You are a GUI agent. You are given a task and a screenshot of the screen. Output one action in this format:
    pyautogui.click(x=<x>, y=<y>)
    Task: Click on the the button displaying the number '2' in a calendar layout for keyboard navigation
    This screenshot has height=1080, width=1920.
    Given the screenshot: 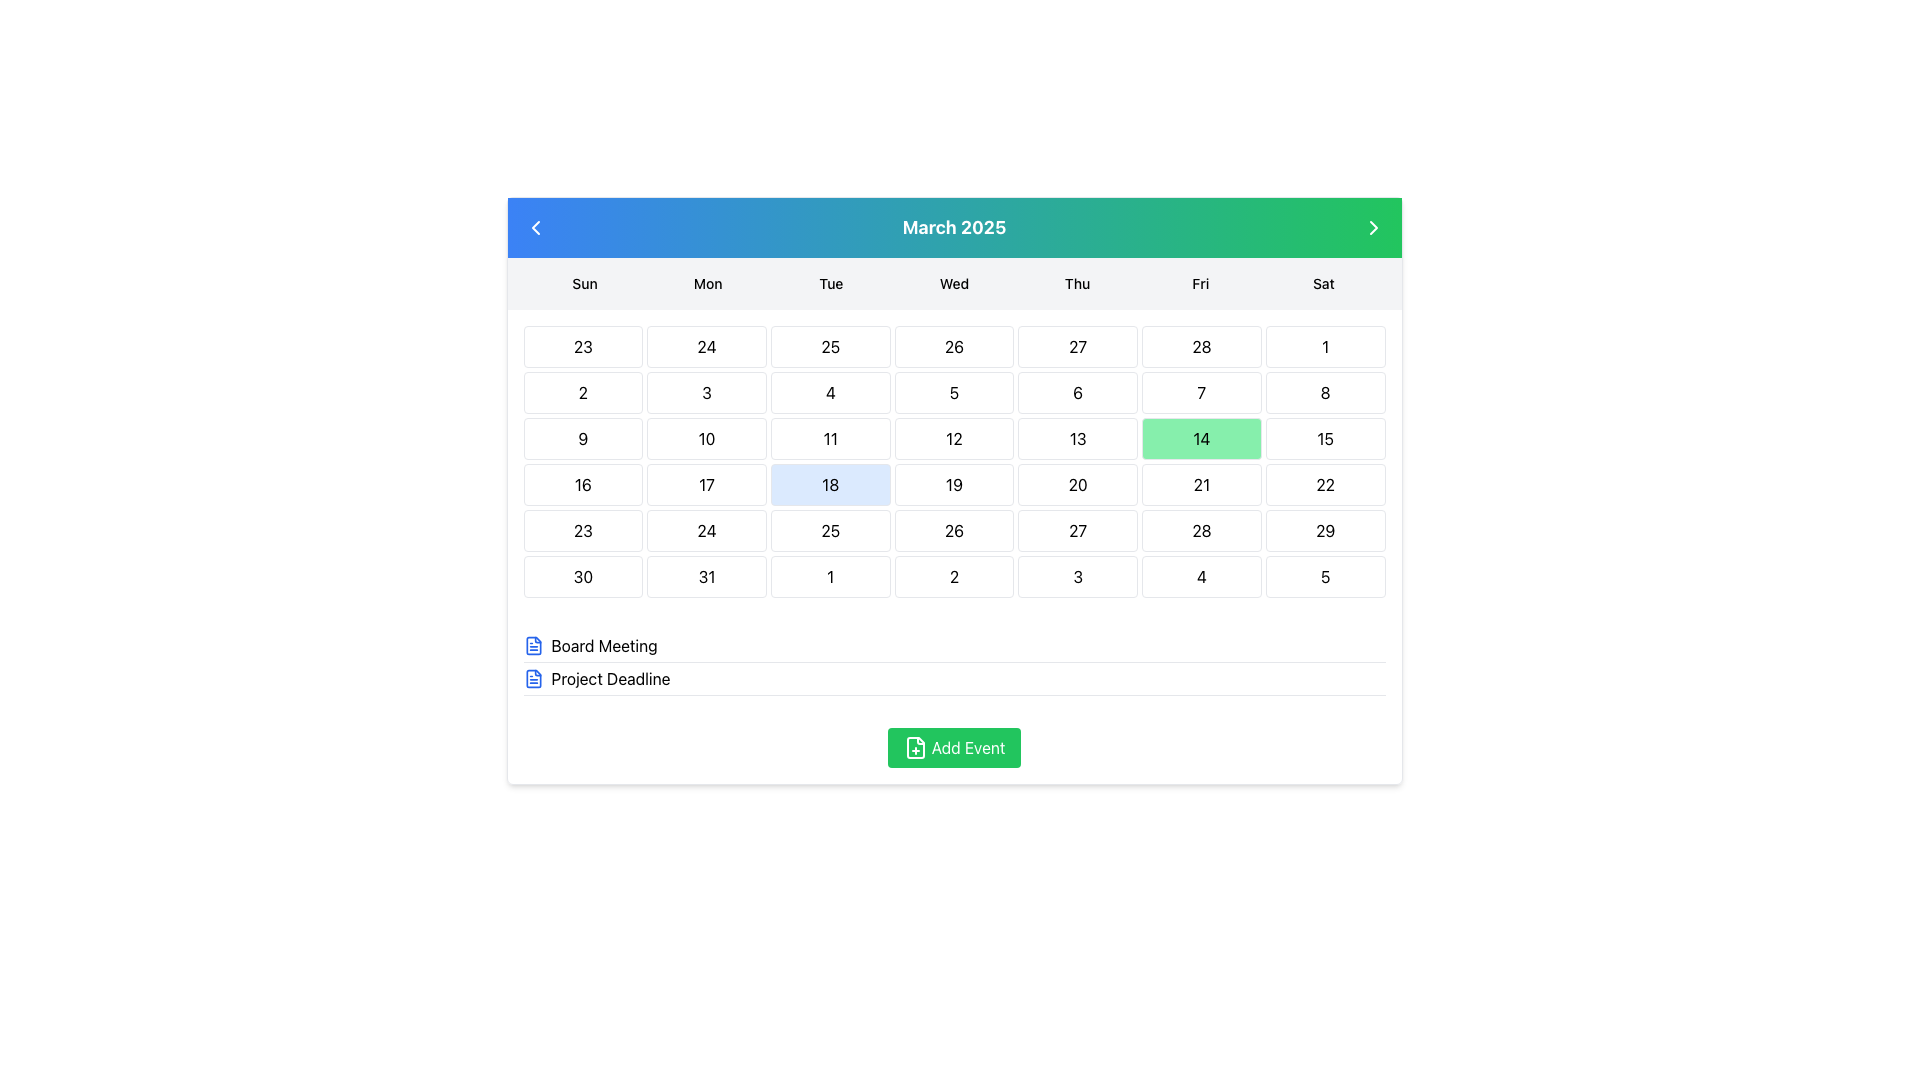 What is the action you would take?
    pyautogui.click(x=953, y=577)
    